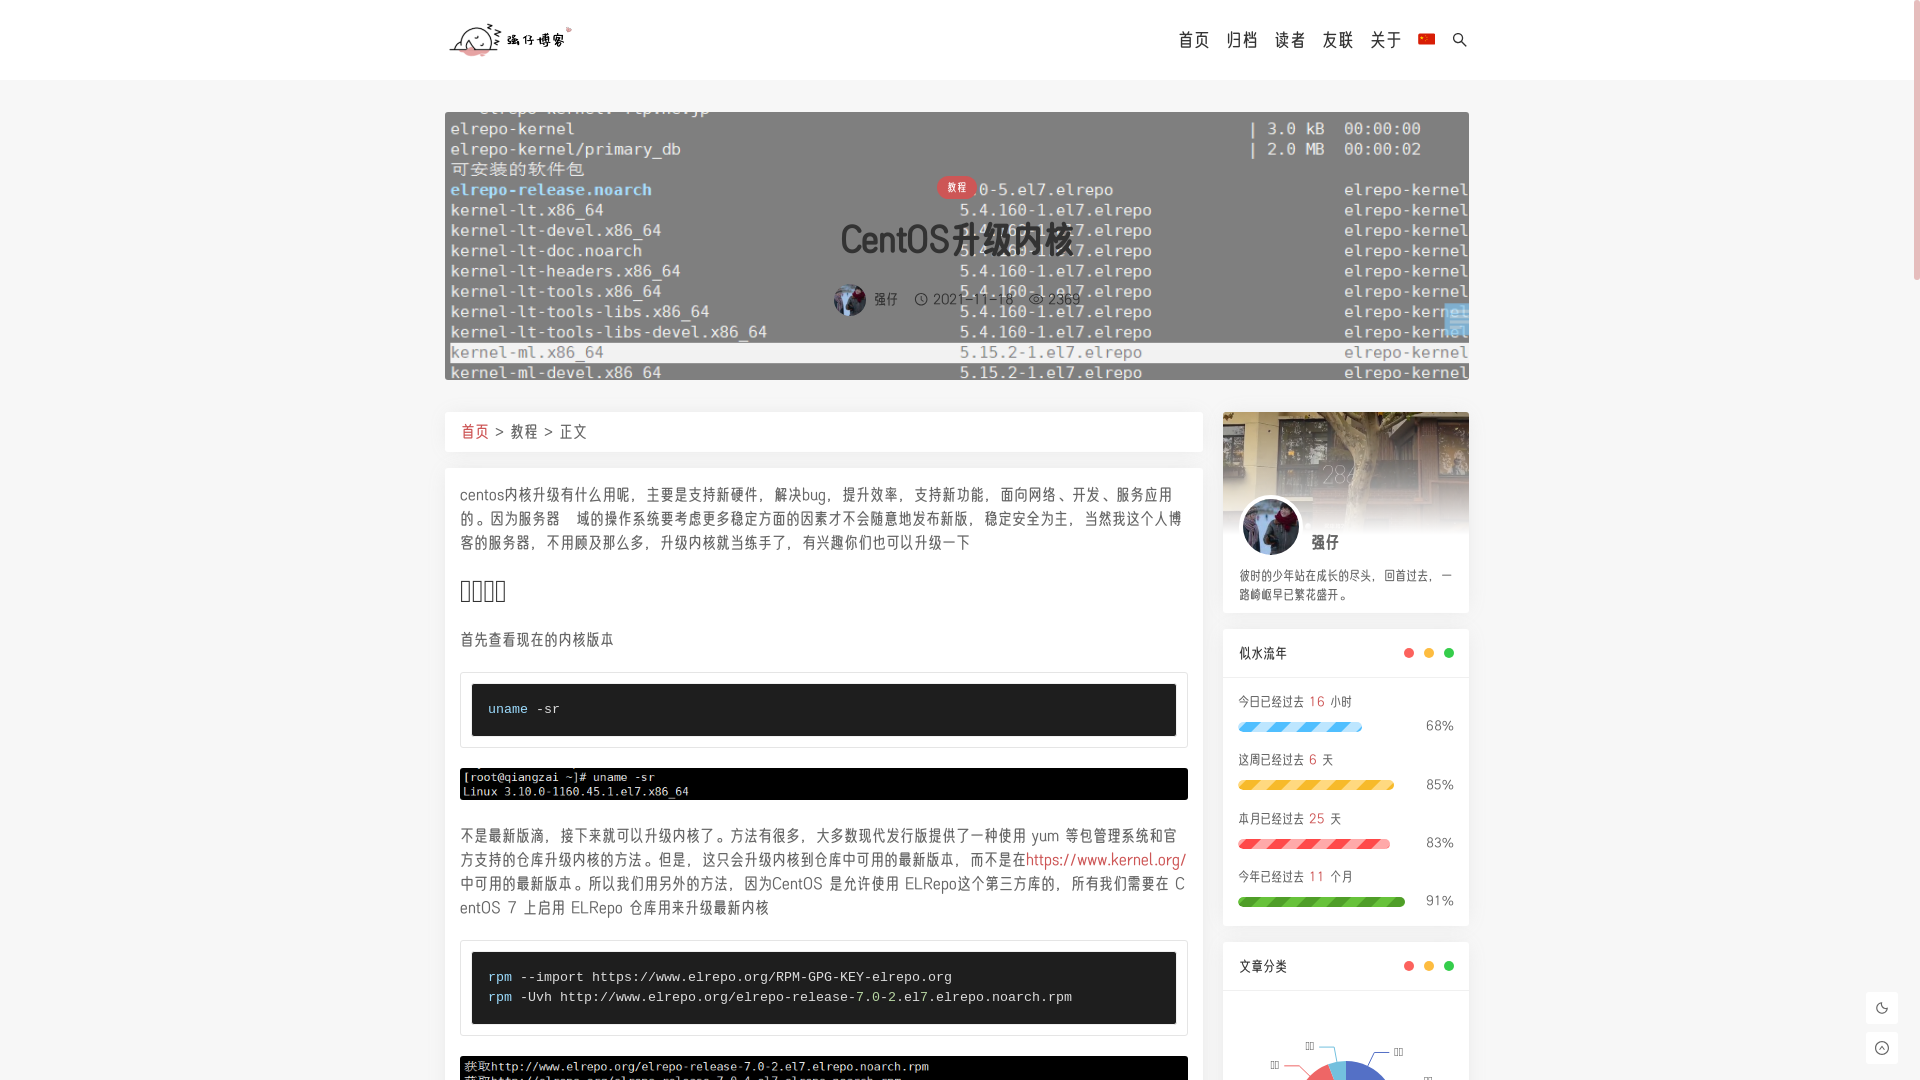 This screenshot has height=1080, width=1920. Describe the element at coordinates (1105, 858) in the screenshot. I see `'https://www.kernel.org/'` at that location.